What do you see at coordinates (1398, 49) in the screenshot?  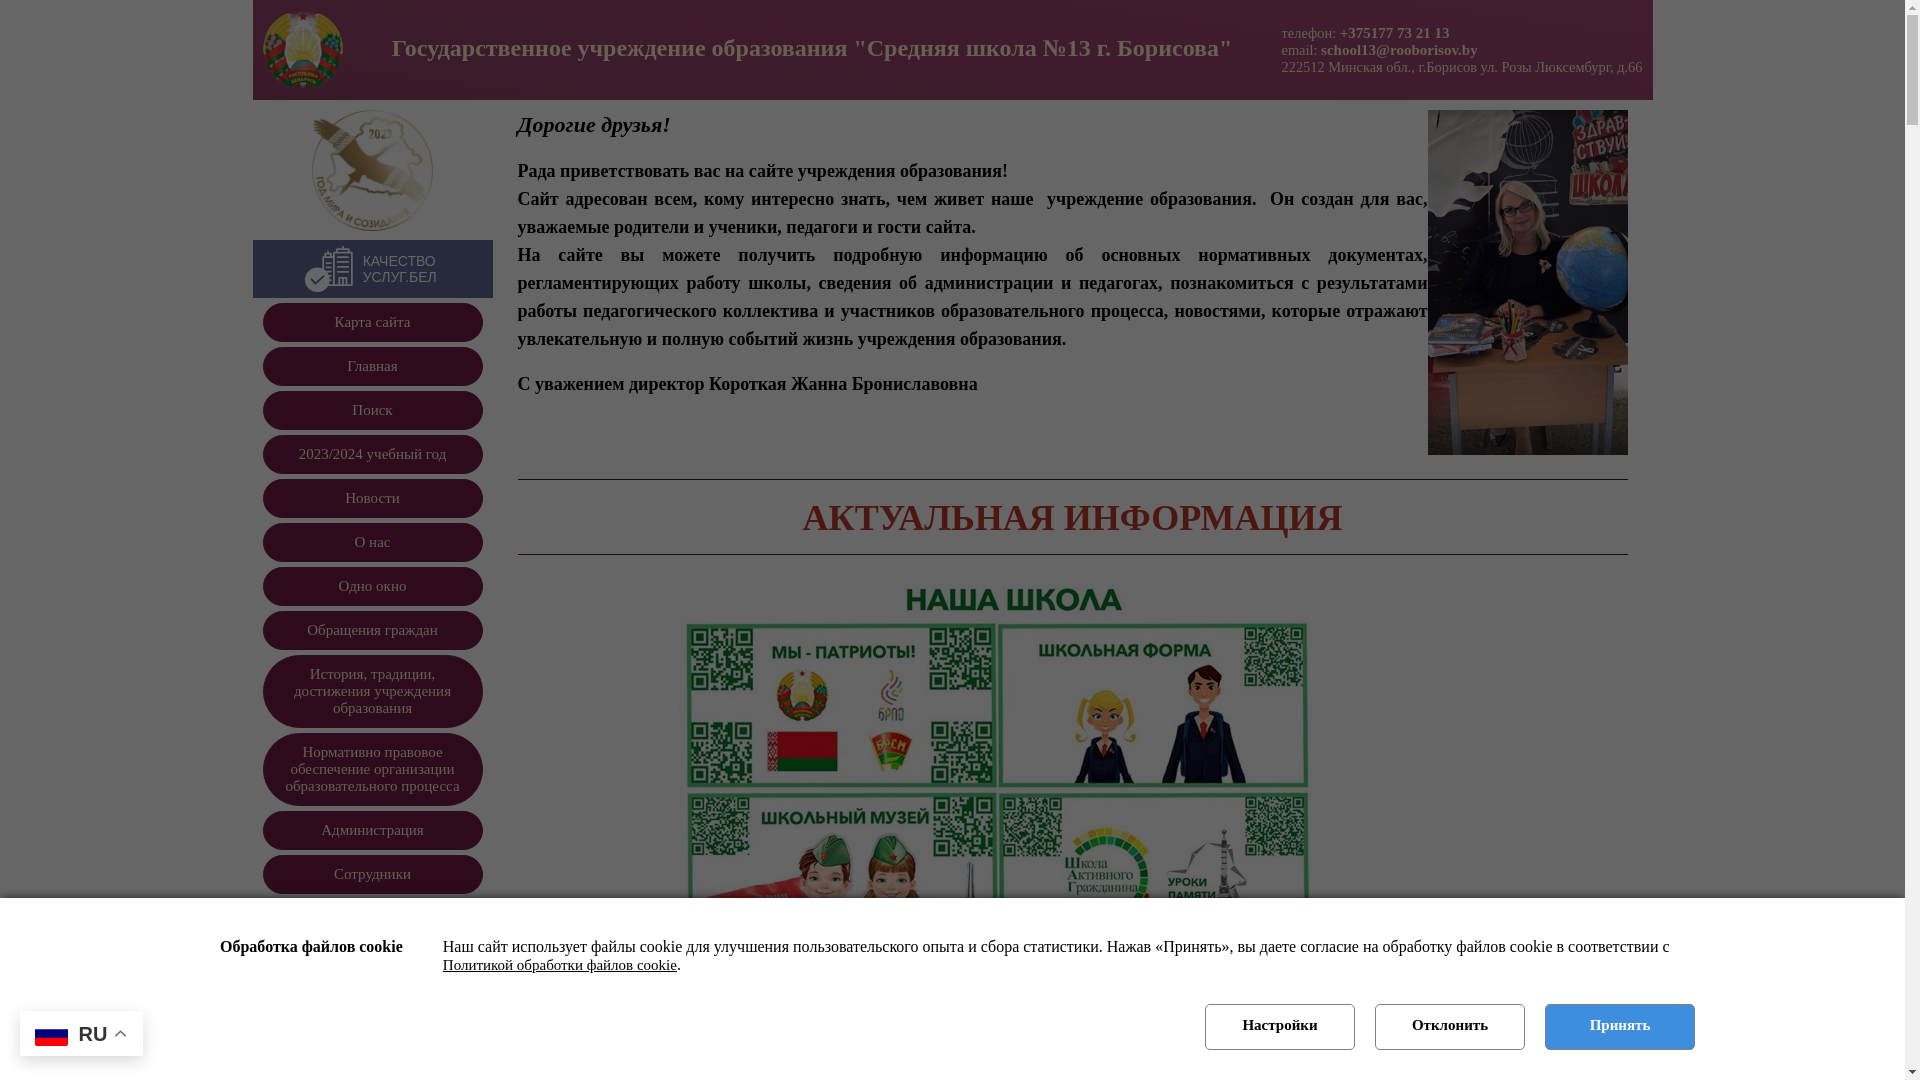 I see `'school13@rooborisov.by'` at bounding box center [1398, 49].